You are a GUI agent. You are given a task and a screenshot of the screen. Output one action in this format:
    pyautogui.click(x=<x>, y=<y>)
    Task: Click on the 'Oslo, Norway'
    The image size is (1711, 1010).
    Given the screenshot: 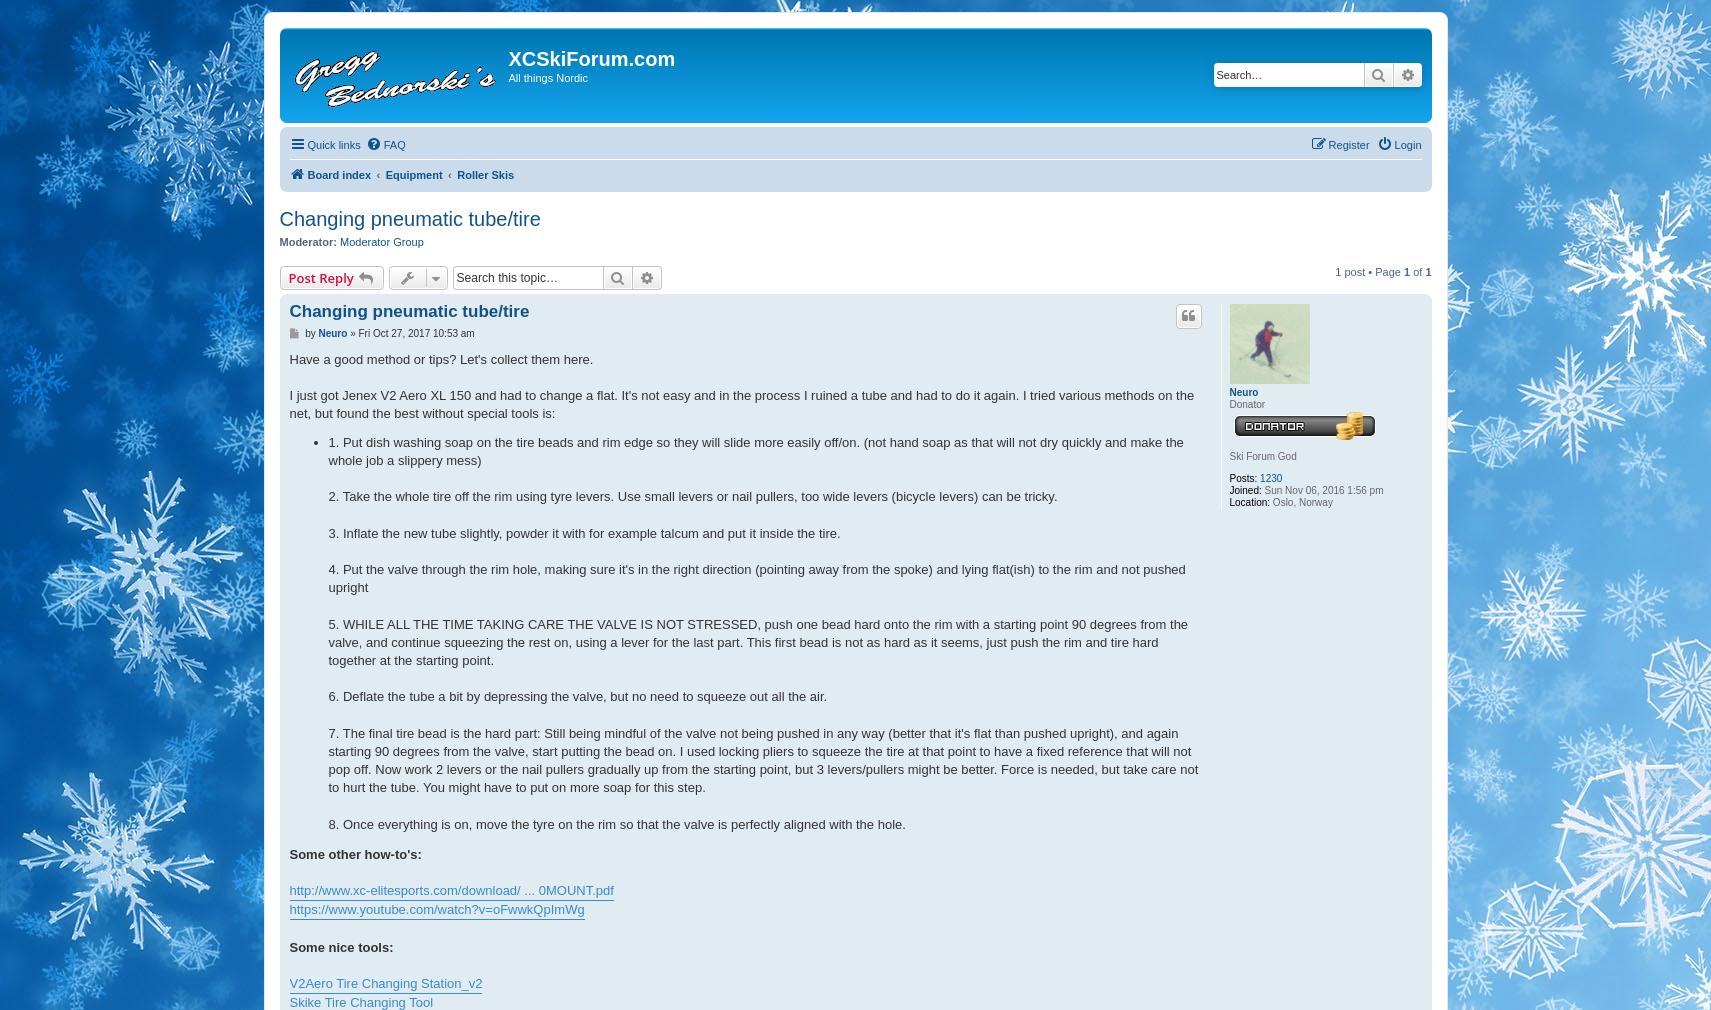 What is the action you would take?
    pyautogui.click(x=1269, y=502)
    